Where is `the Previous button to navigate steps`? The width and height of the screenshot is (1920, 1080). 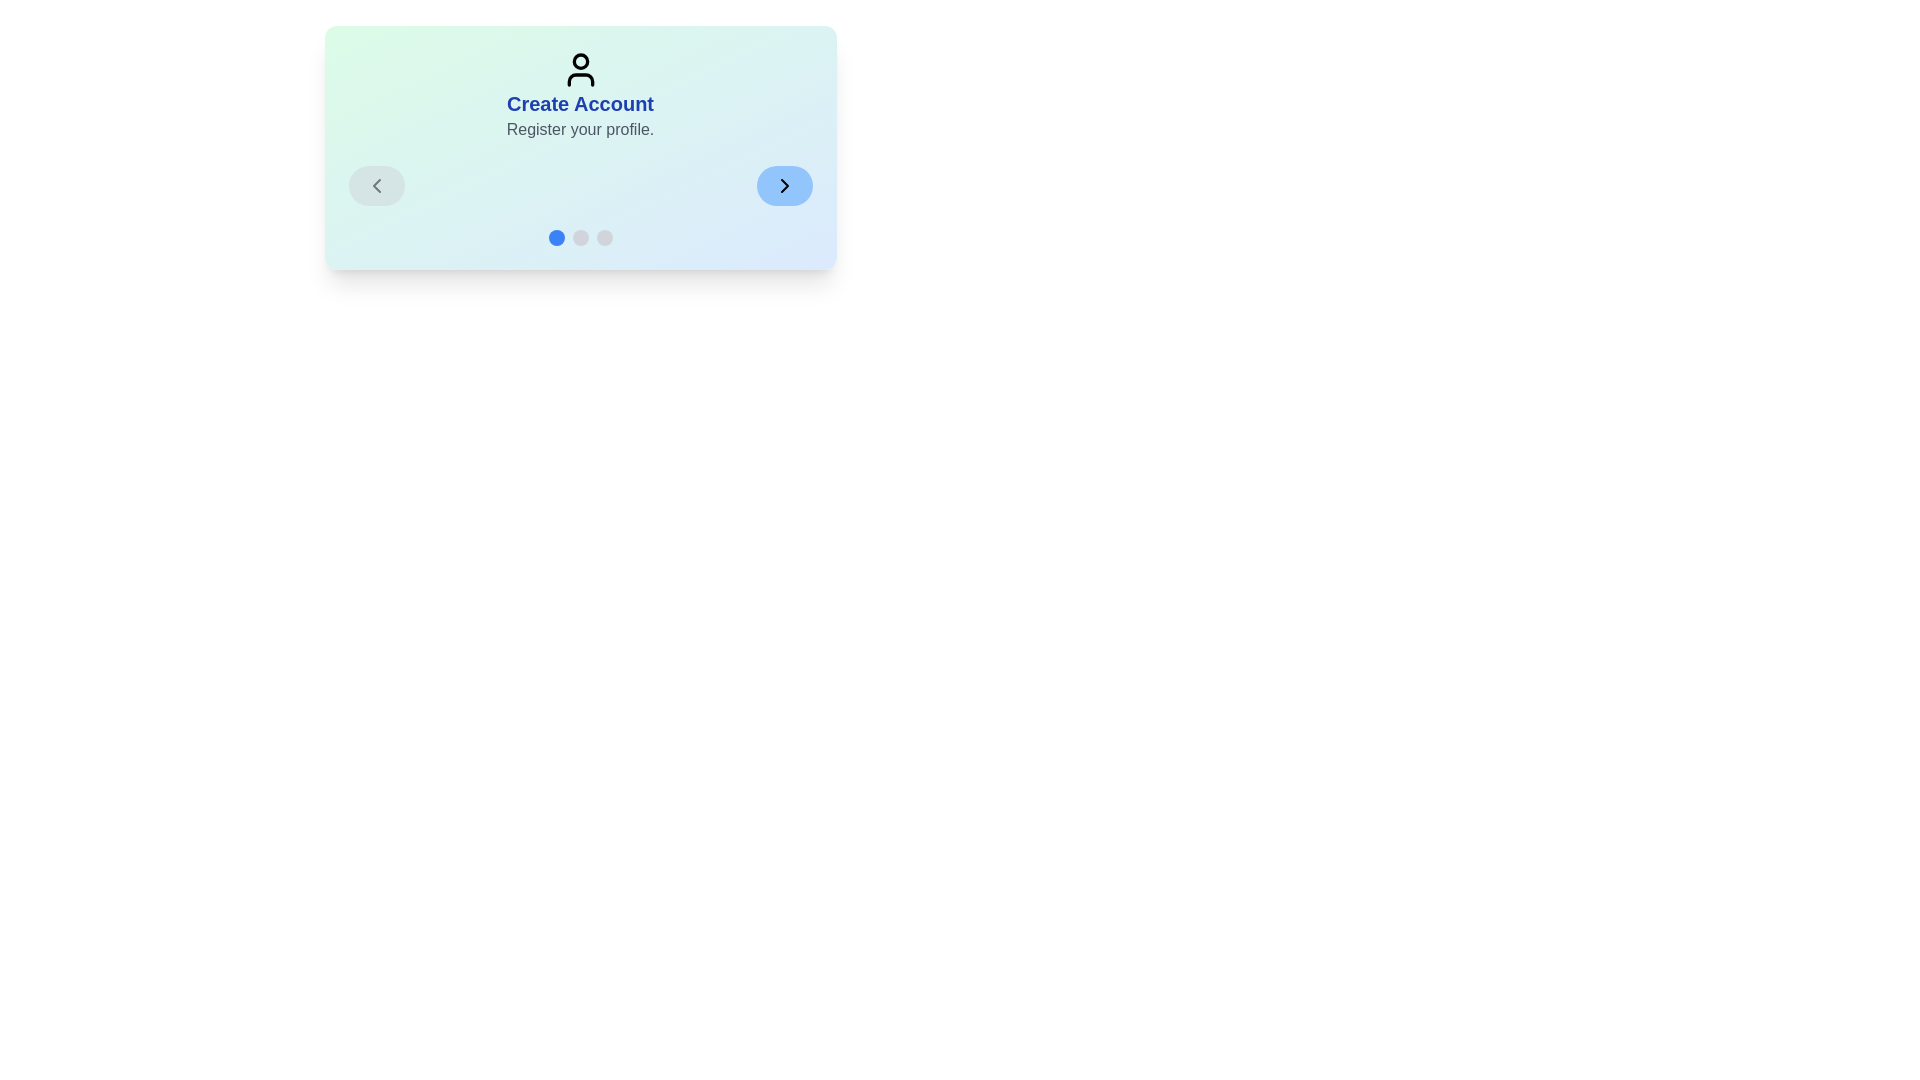 the Previous button to navigate steps is located at coordinates (376, 185).